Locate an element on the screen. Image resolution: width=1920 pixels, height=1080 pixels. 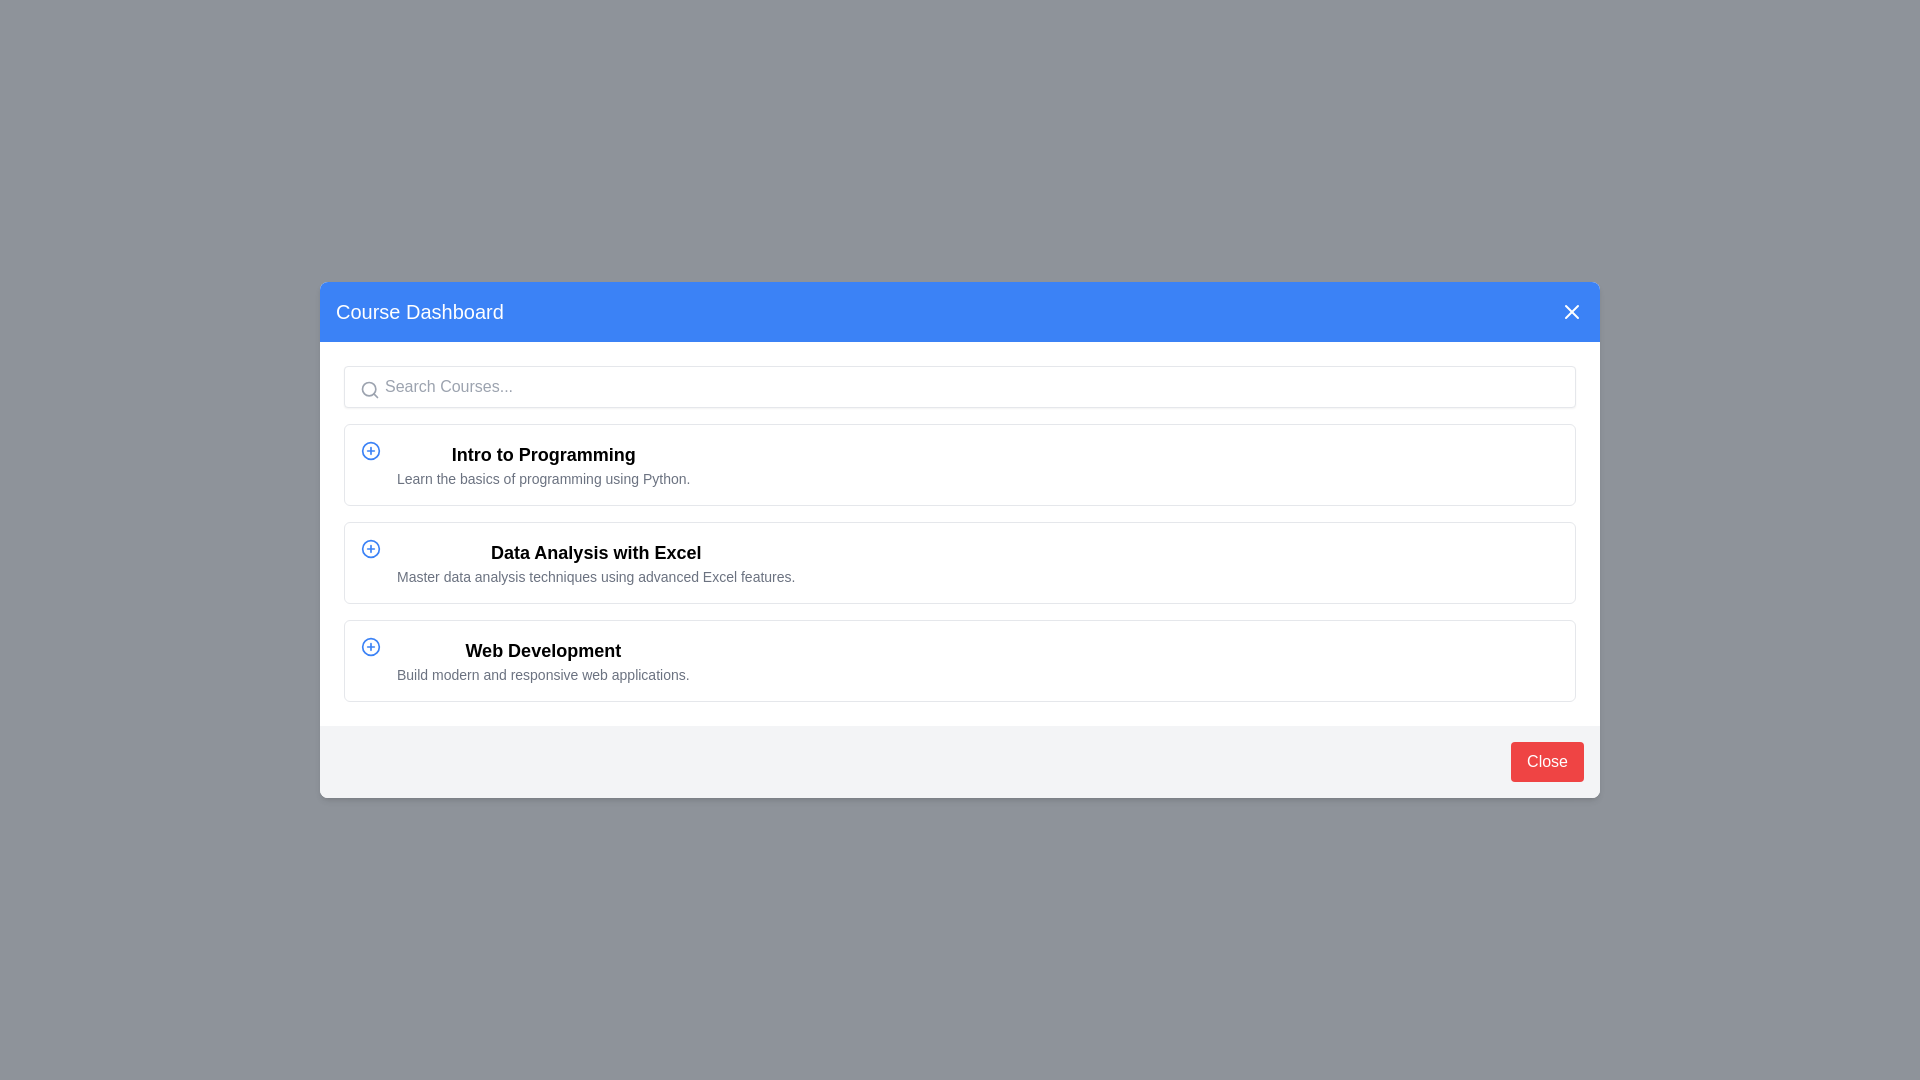
the Text block that describes the course 'Intro to Programming', which is the first item in the list below the search bar is located at coordinates (543, 465).